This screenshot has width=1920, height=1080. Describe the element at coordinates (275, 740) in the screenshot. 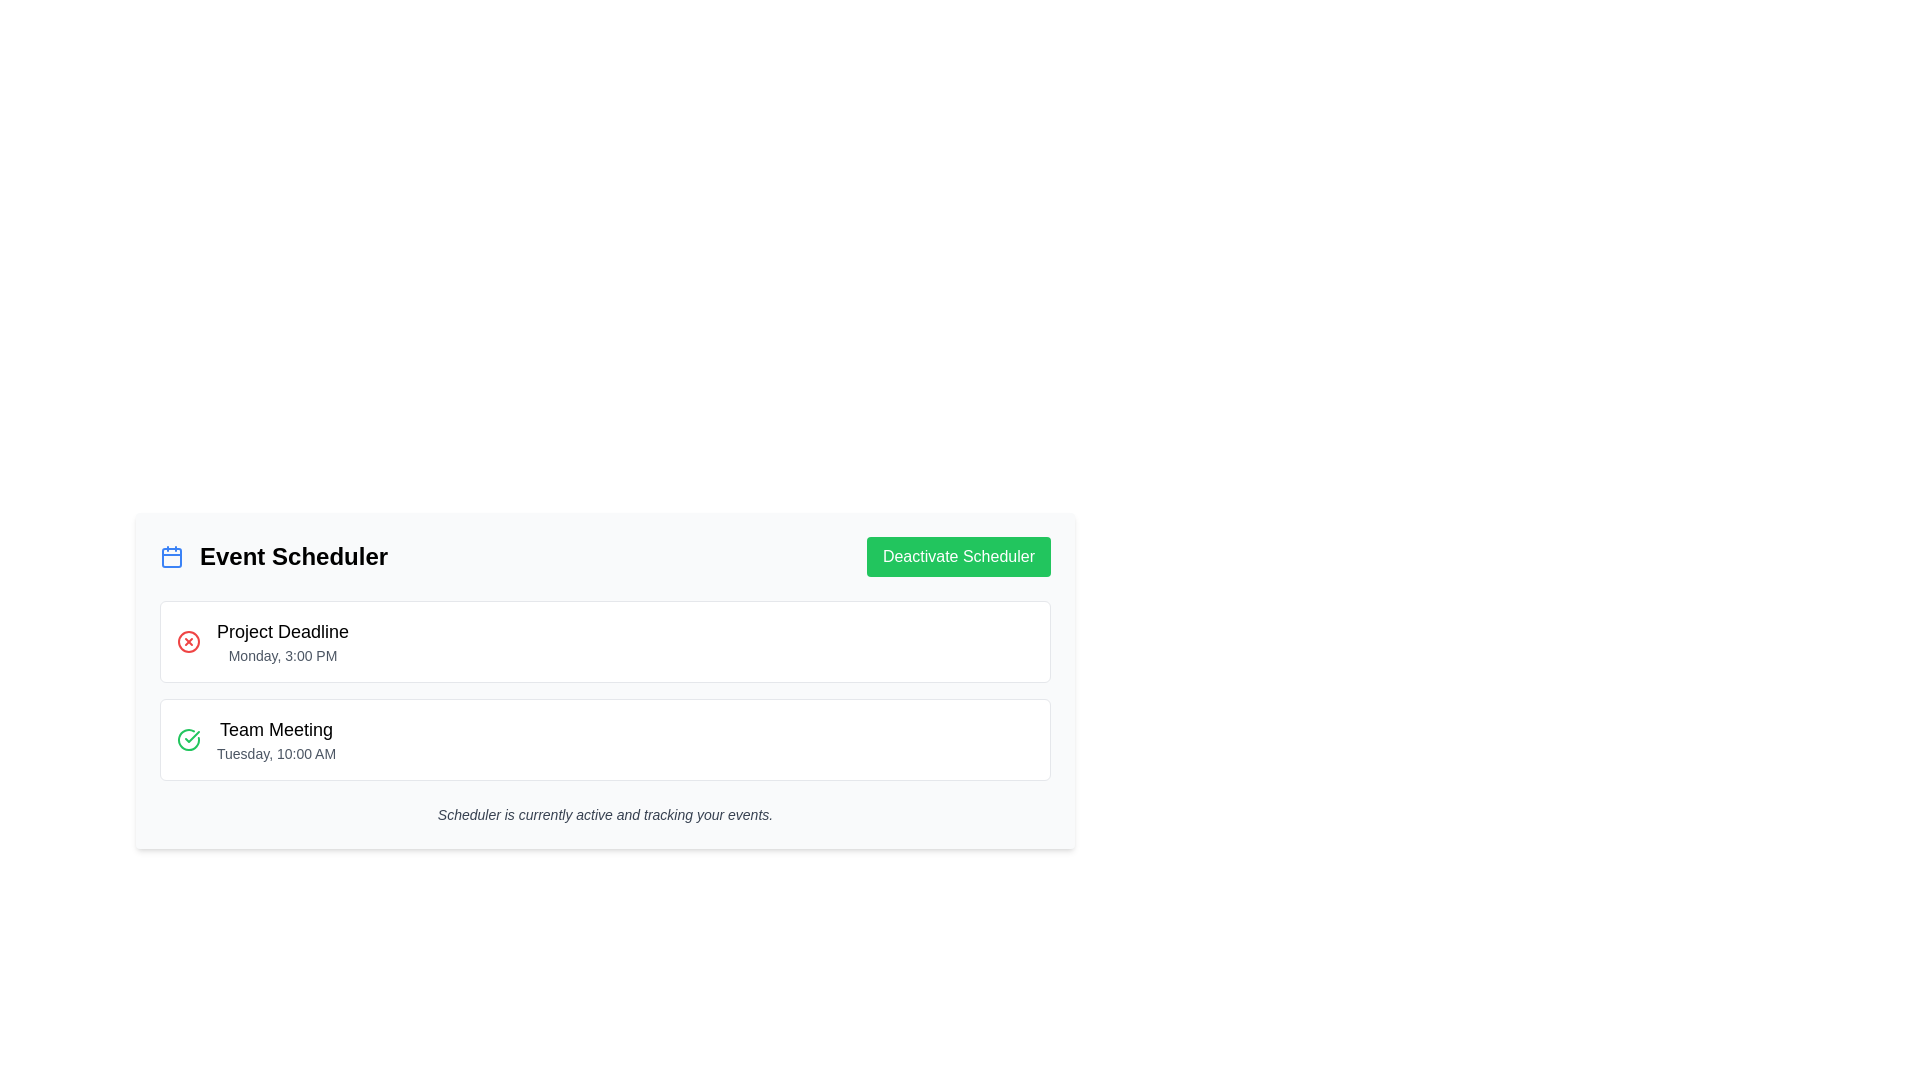

I see `event time displayed as 'Tuesday, 10:00 AM' under the event title 'Team Meeting' in the lower row of the event list` at that location.